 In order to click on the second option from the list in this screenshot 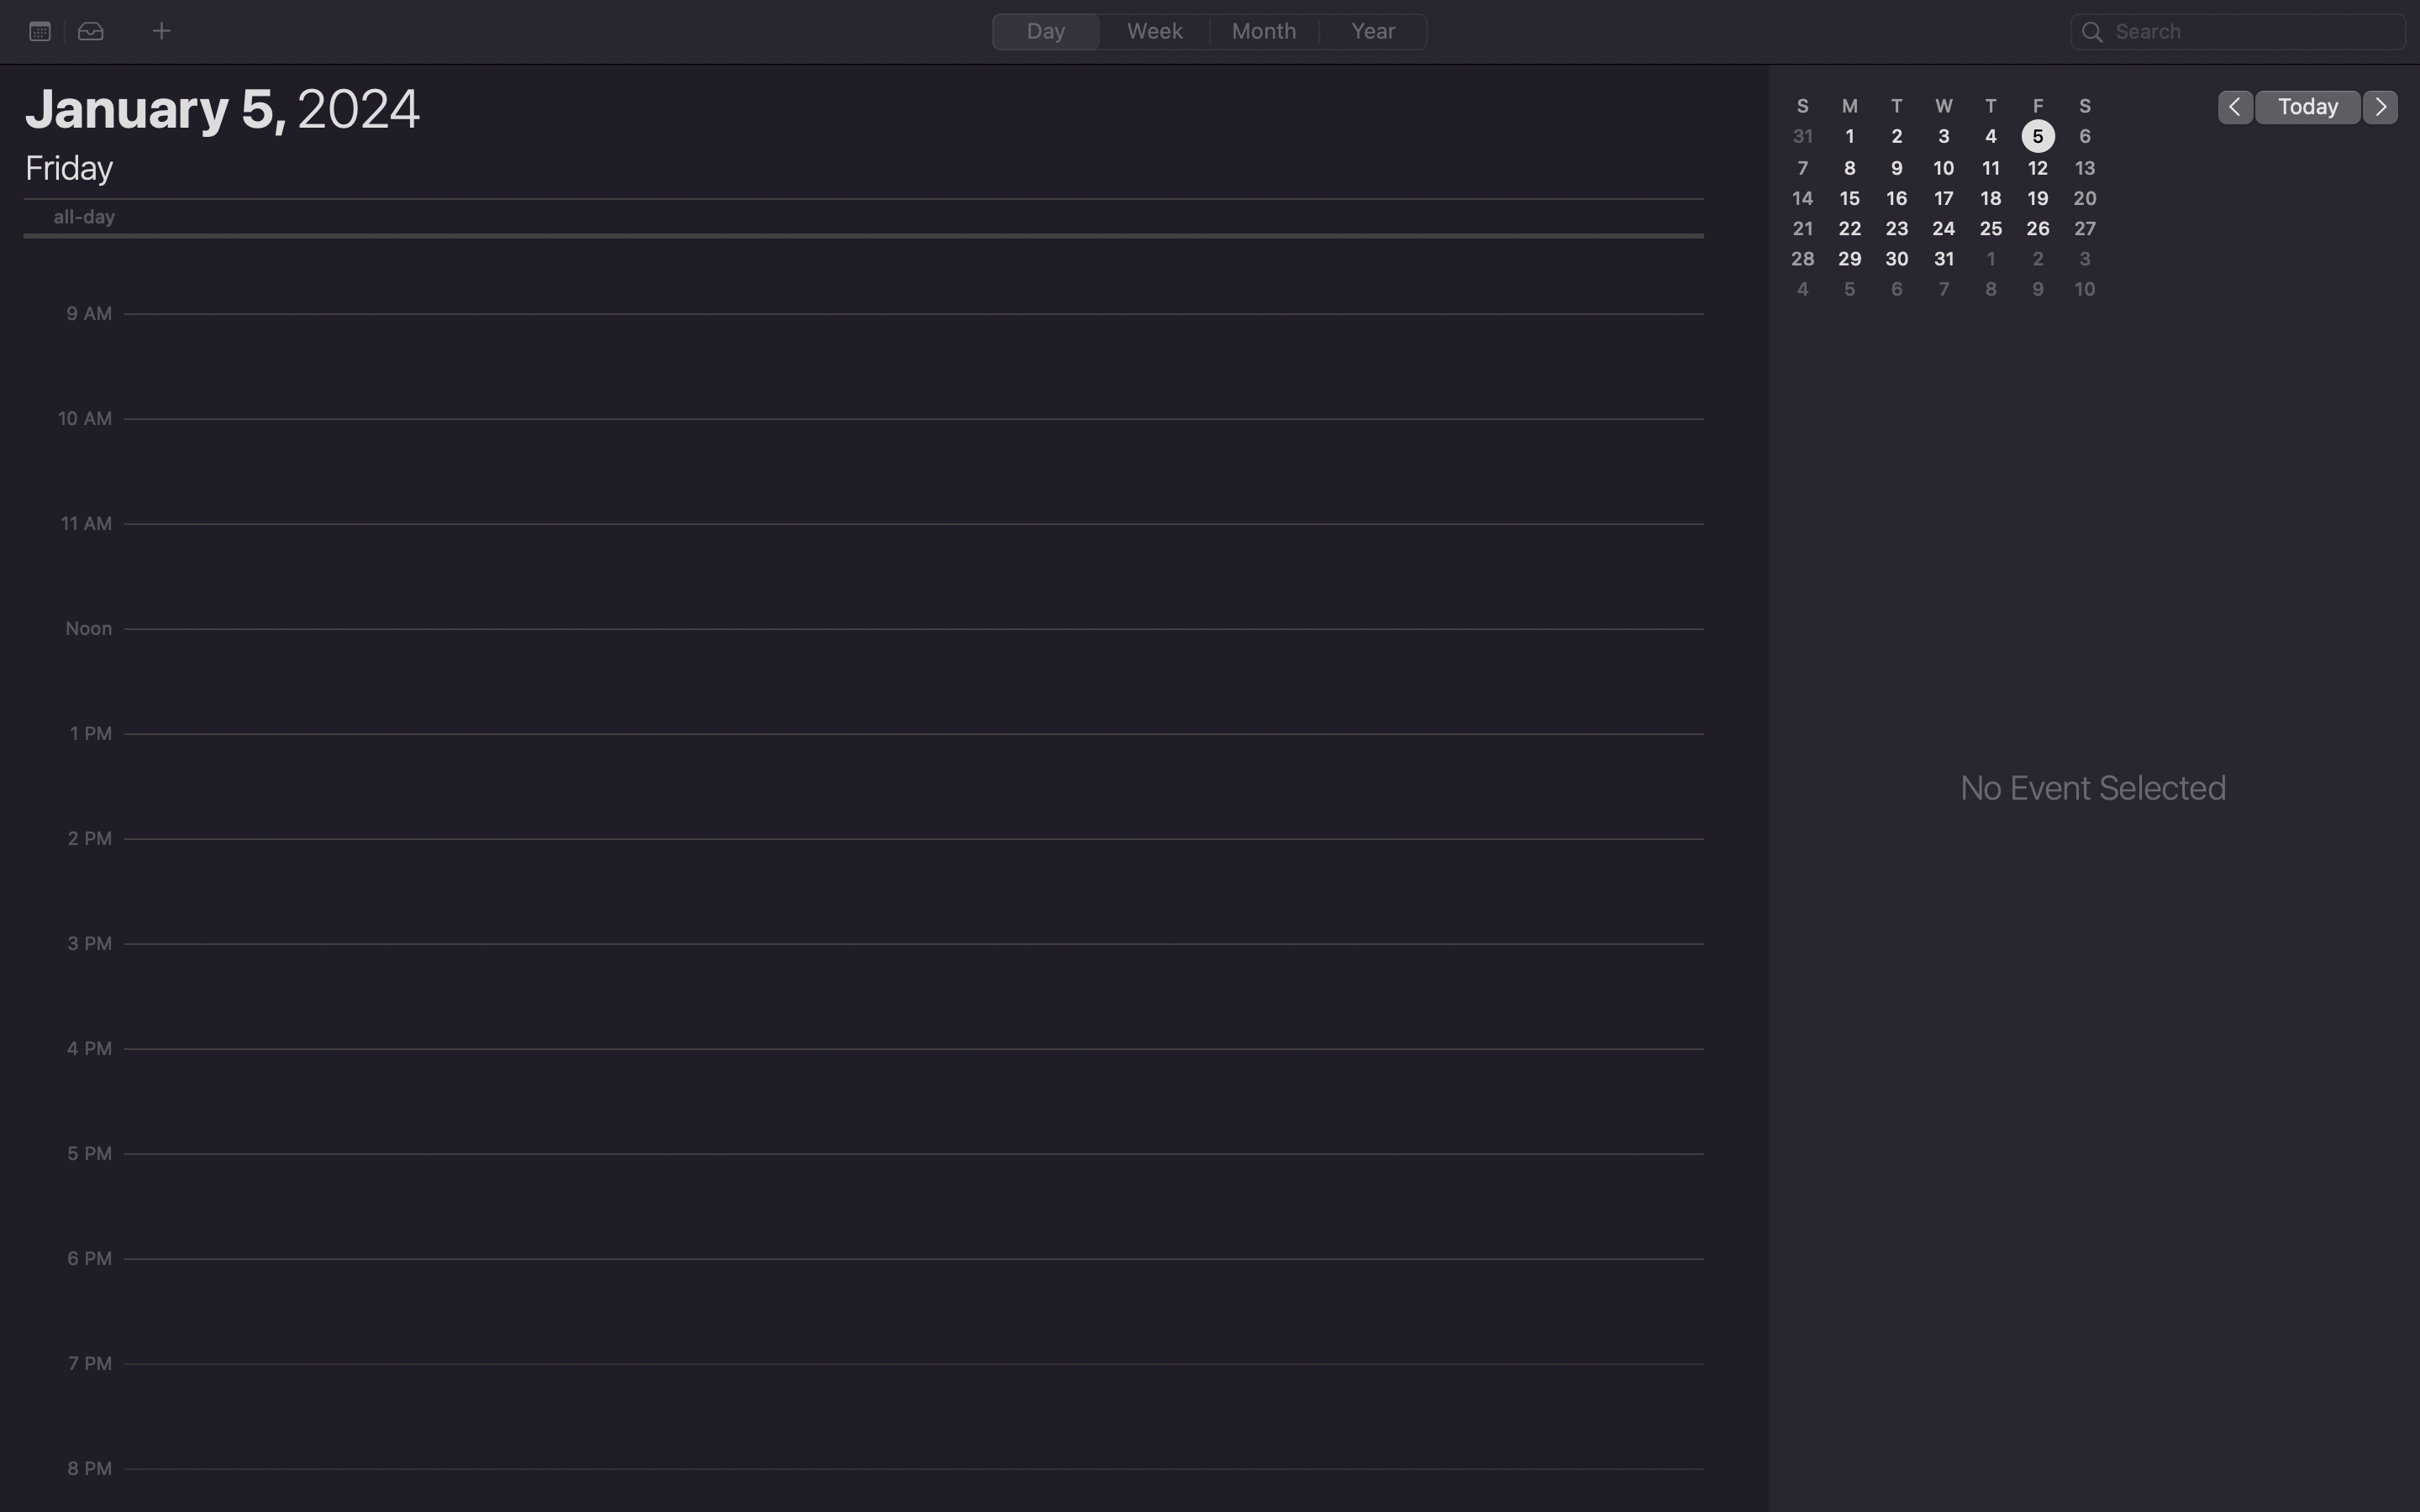, I will do `click(91, 32)`.